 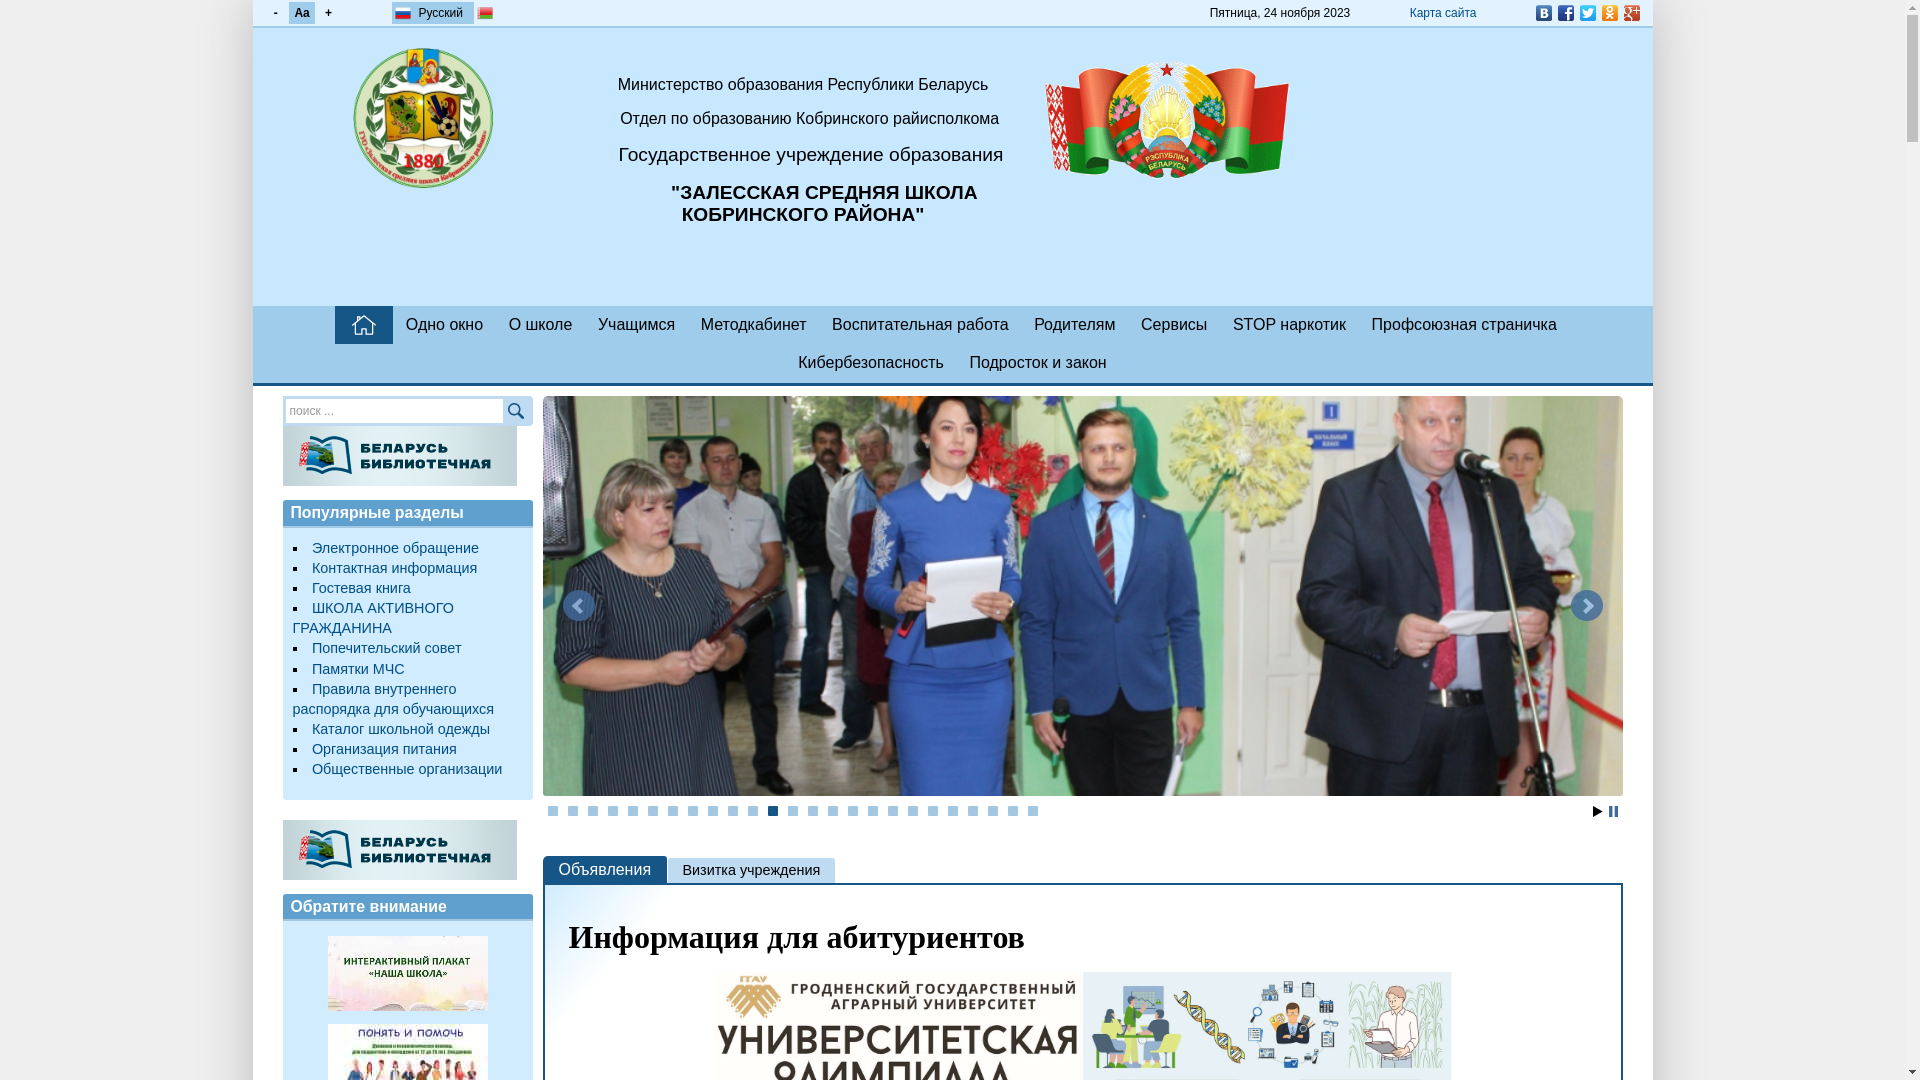 What do you see at coordinates (1596, 811) in the screenshot?
I see `'Start'` at bounding box center [1596, 811].